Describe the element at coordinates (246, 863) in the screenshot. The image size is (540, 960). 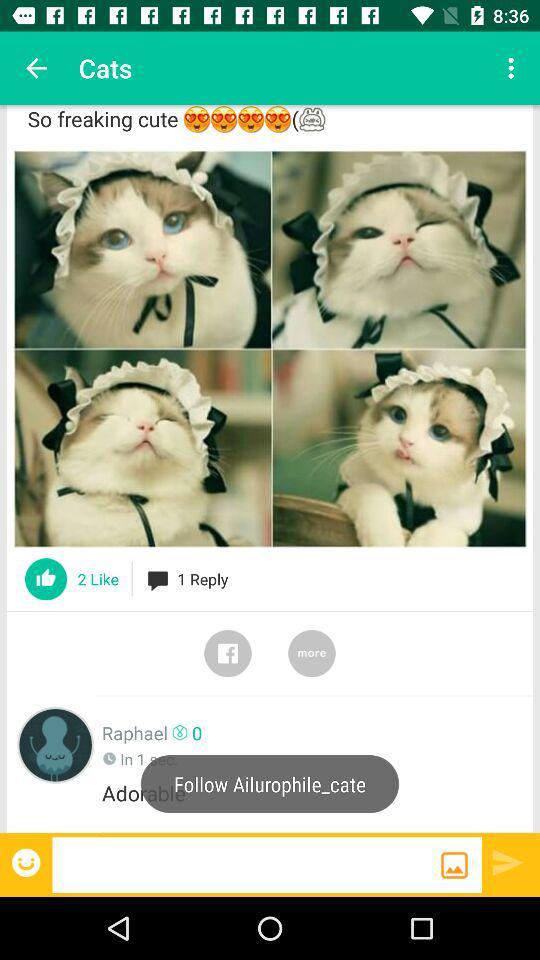
I see `comment` at that location.